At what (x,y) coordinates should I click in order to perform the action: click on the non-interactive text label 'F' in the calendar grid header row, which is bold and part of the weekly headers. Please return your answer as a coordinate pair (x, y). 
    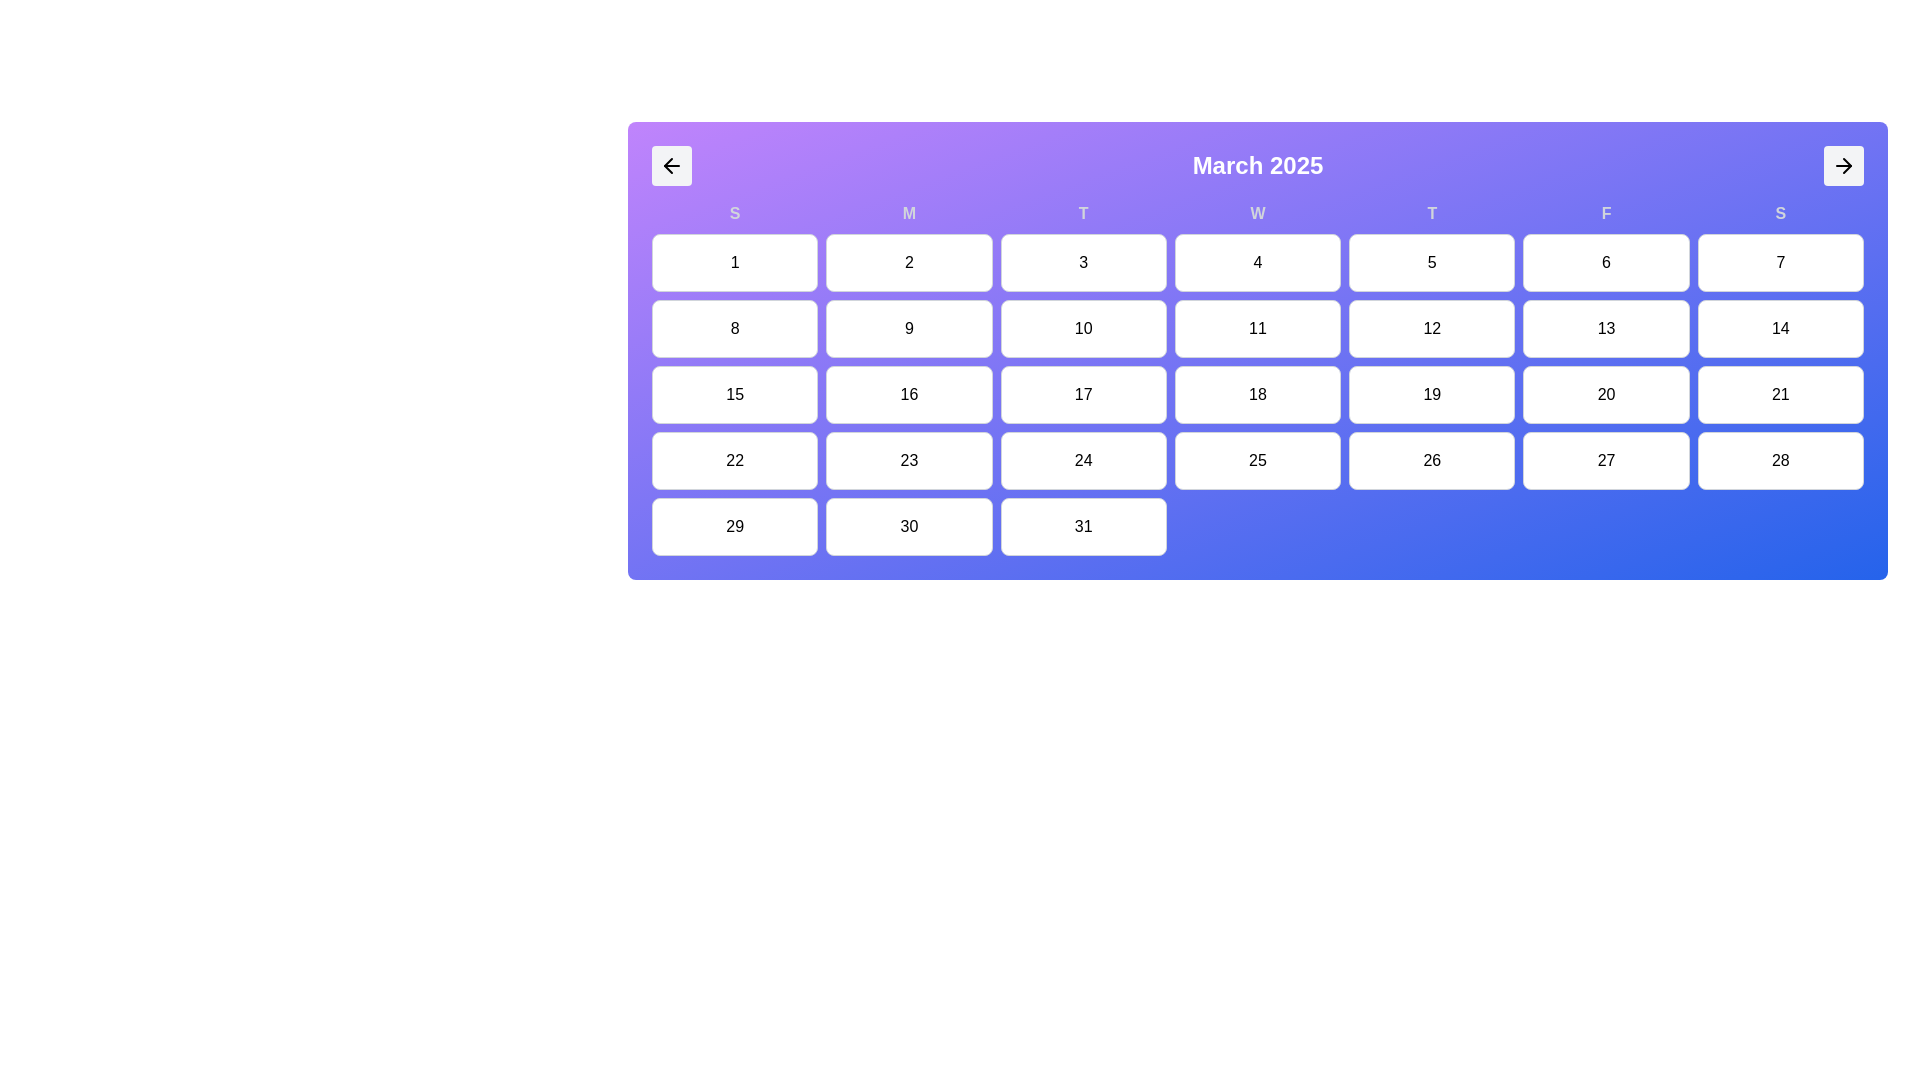
    Looking at the image, I should click on (1606, 213).